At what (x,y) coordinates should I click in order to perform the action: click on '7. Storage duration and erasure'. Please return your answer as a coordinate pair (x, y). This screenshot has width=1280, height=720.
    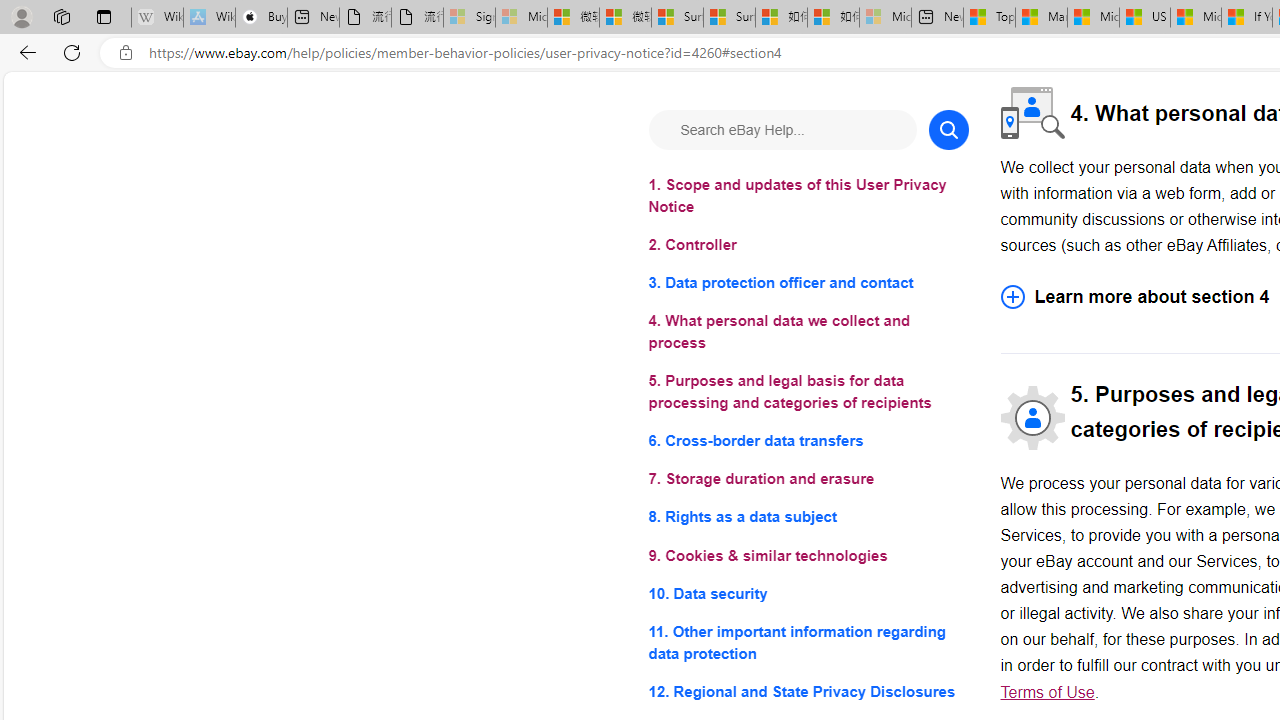
    Looking at the image, I should click on (808, 479).